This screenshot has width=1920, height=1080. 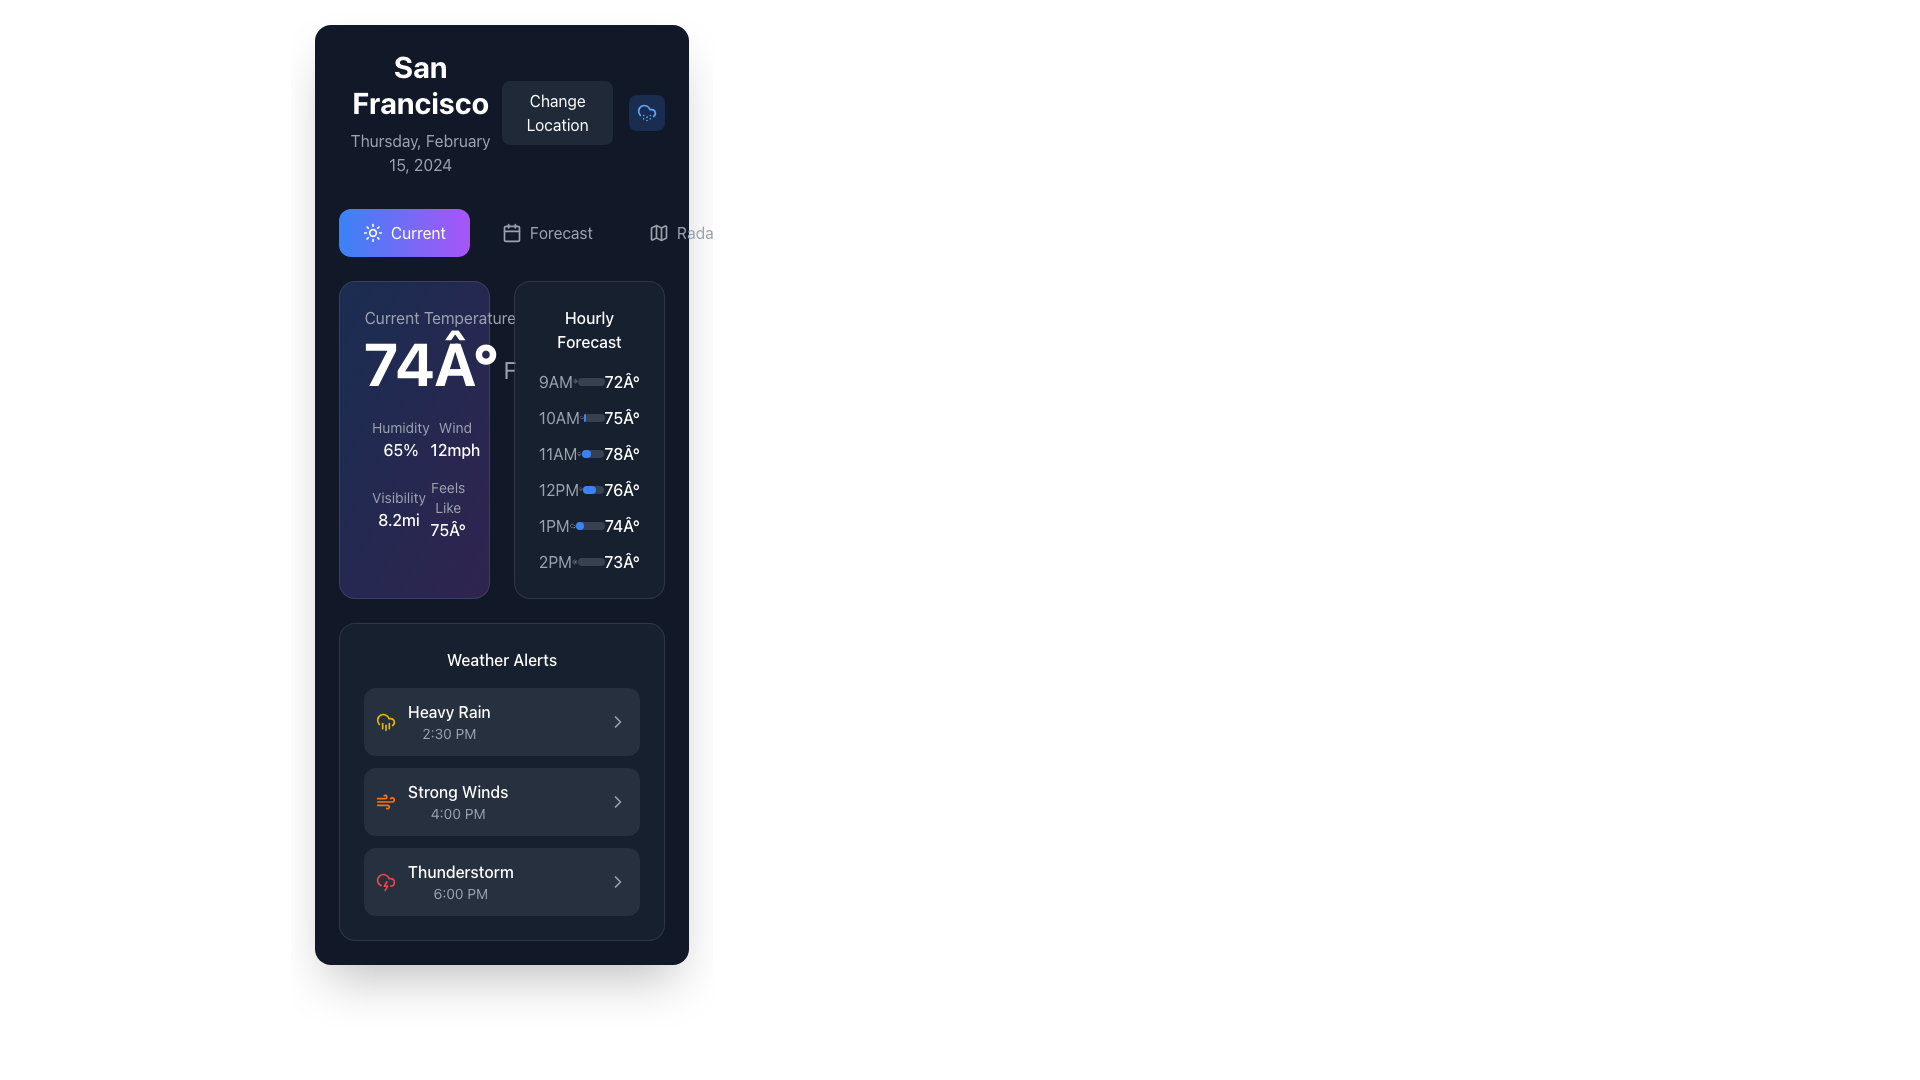 What do you see at coordinates (573, 562) in the screenshot?
I see `the weather icon representing sunny conditions for 2PM in the Hourly Forecast section to understand its contextual meaning` at bounding box center [573, 562].